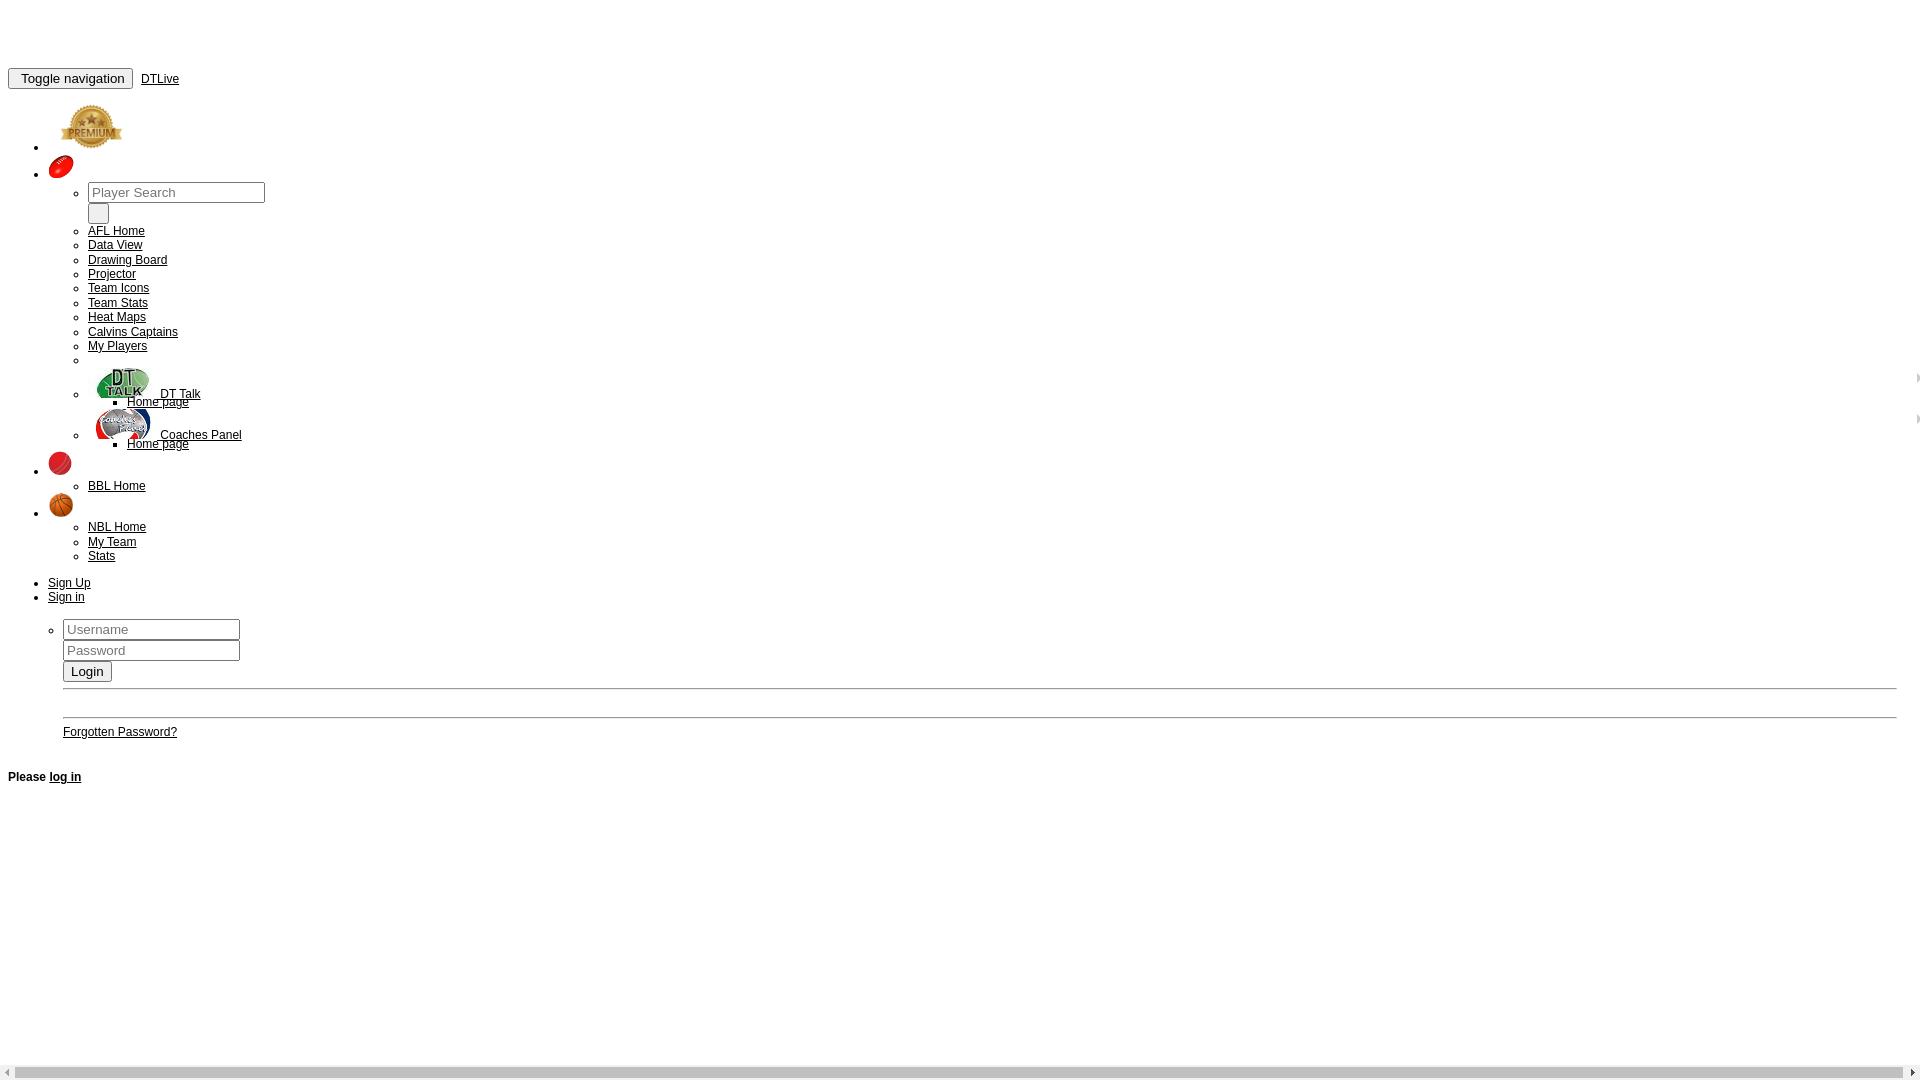 The width and height of the screenshot is (1920, 1080). I want to click on 'NBL Home', so click(115, 526).